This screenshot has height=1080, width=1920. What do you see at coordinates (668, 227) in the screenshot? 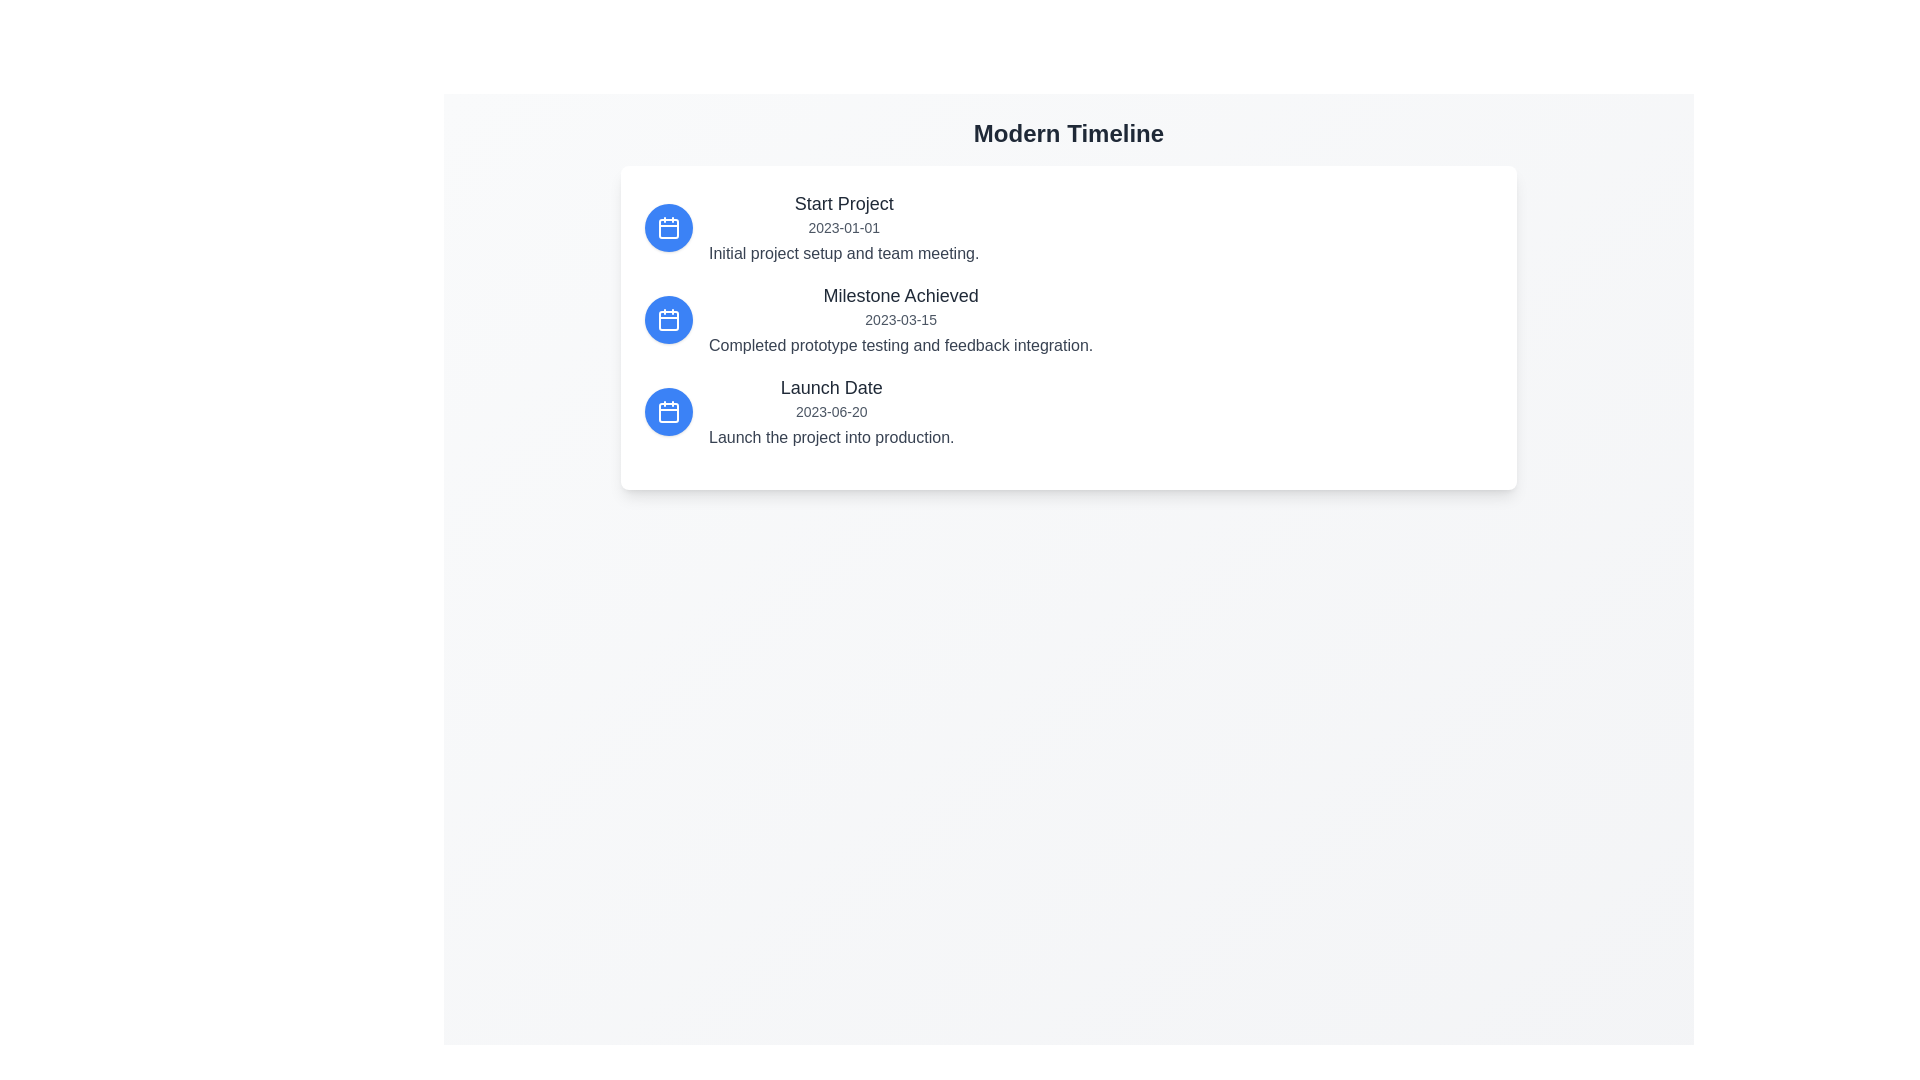
I see `the inner rectangular SVG component of the calendar icon, which represents the first event in the timeline, located adjacent to the 'Start Project' label` at bounding box center [668, 227].